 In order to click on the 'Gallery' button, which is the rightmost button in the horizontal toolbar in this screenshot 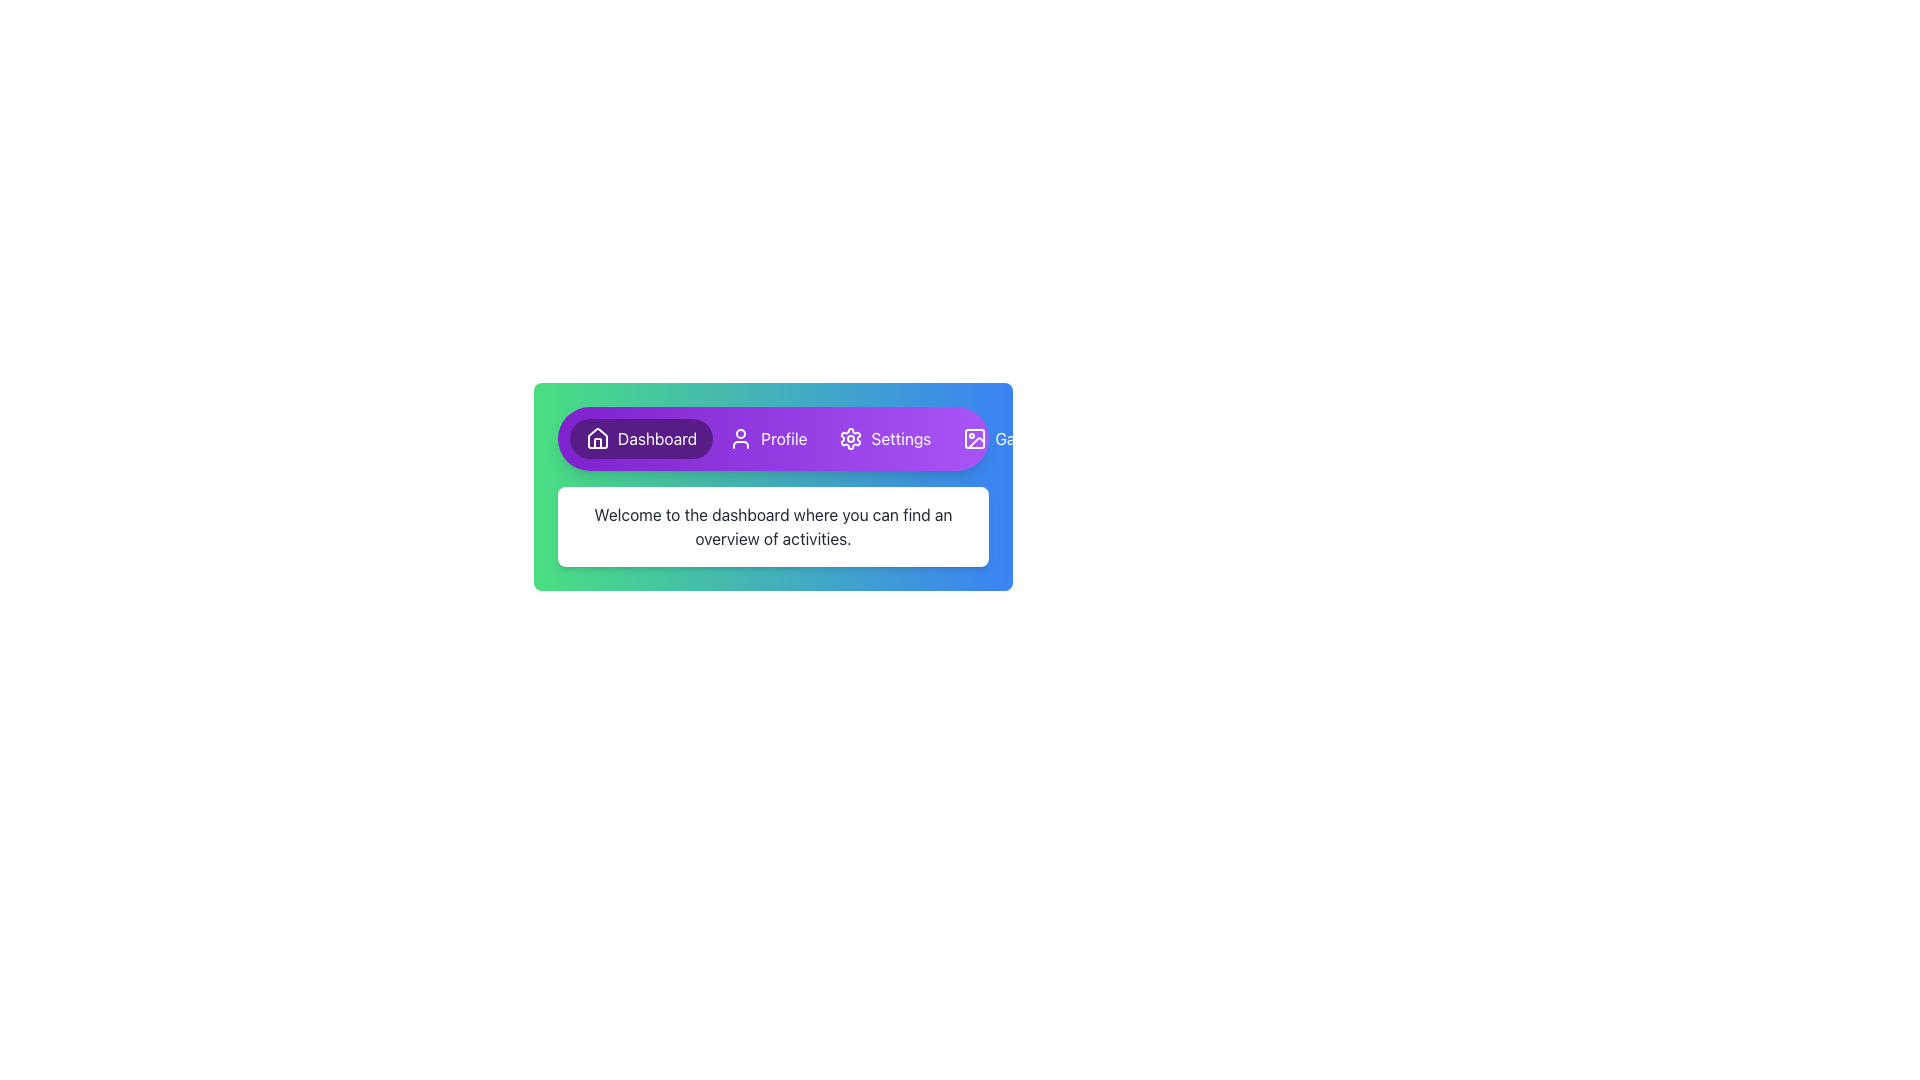, I will do `click(1004, 438)`.